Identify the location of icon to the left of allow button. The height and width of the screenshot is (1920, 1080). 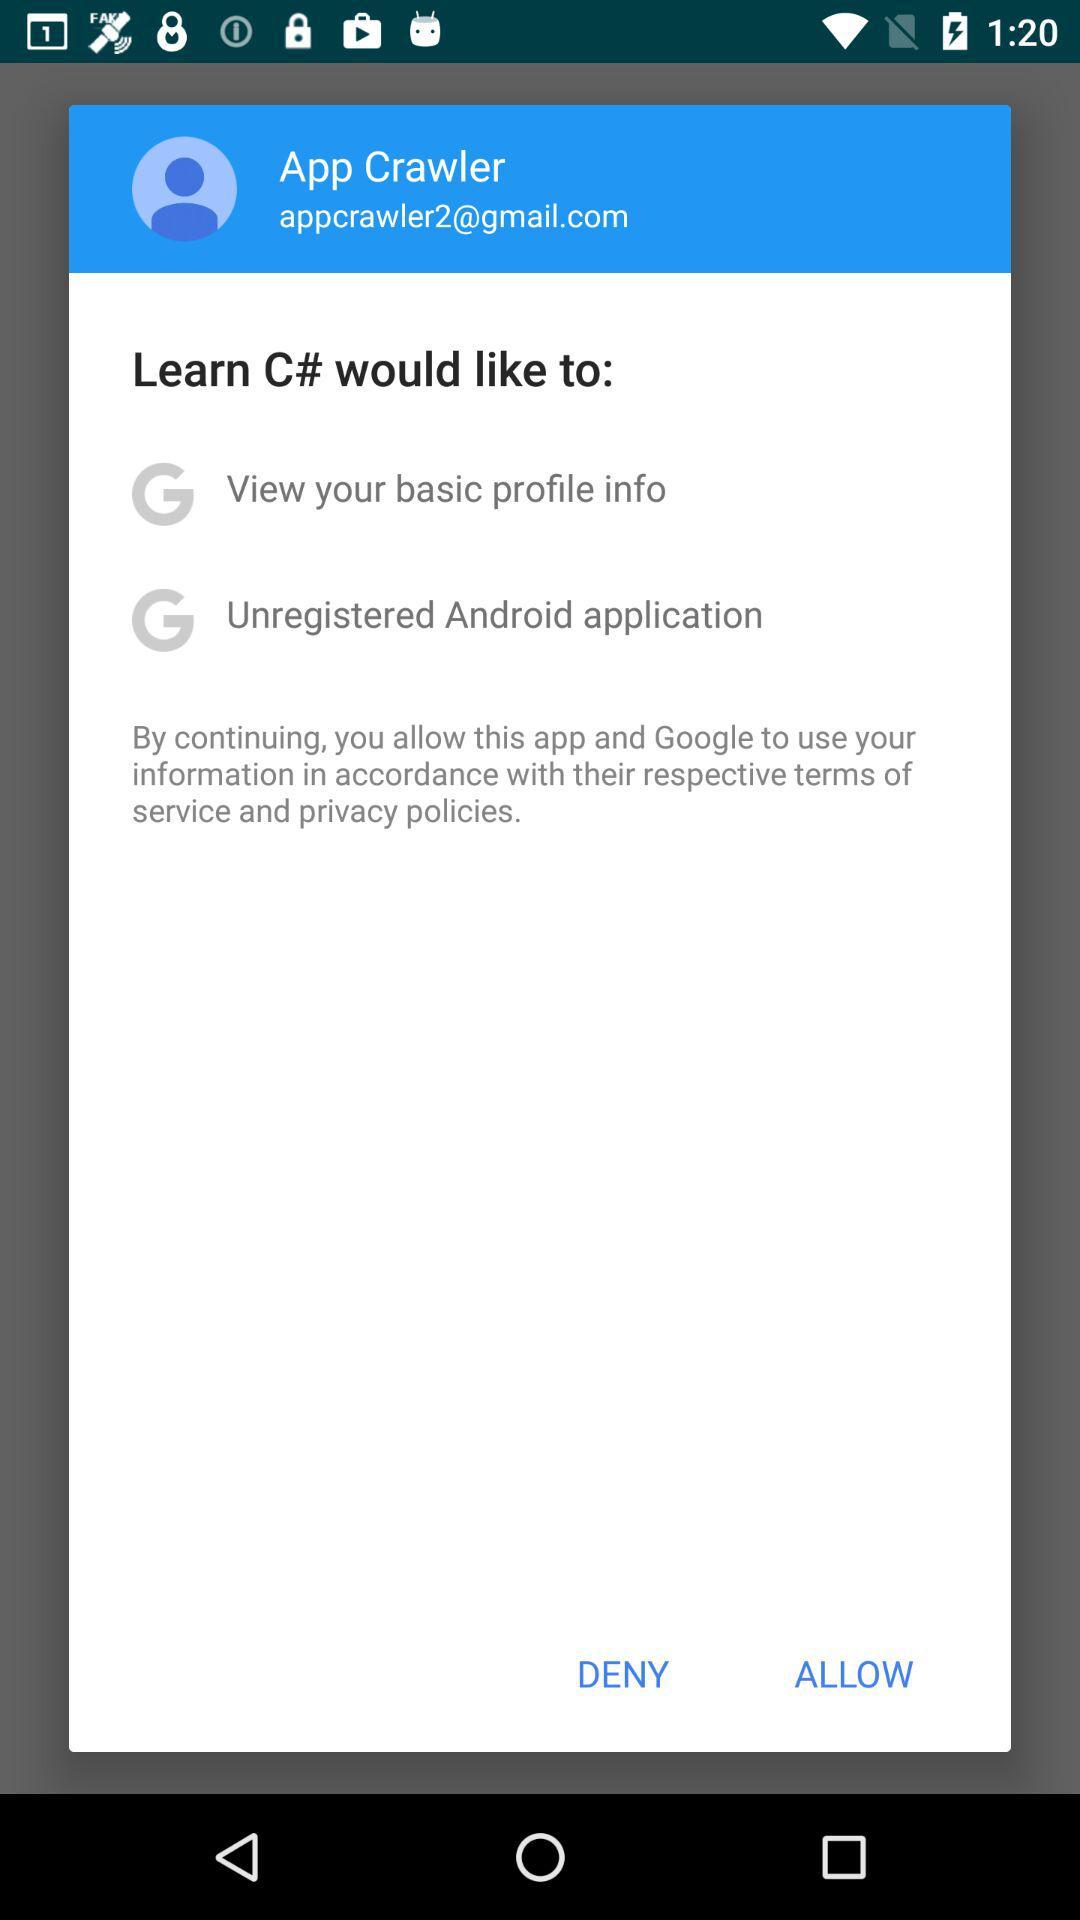
(621, 1673).